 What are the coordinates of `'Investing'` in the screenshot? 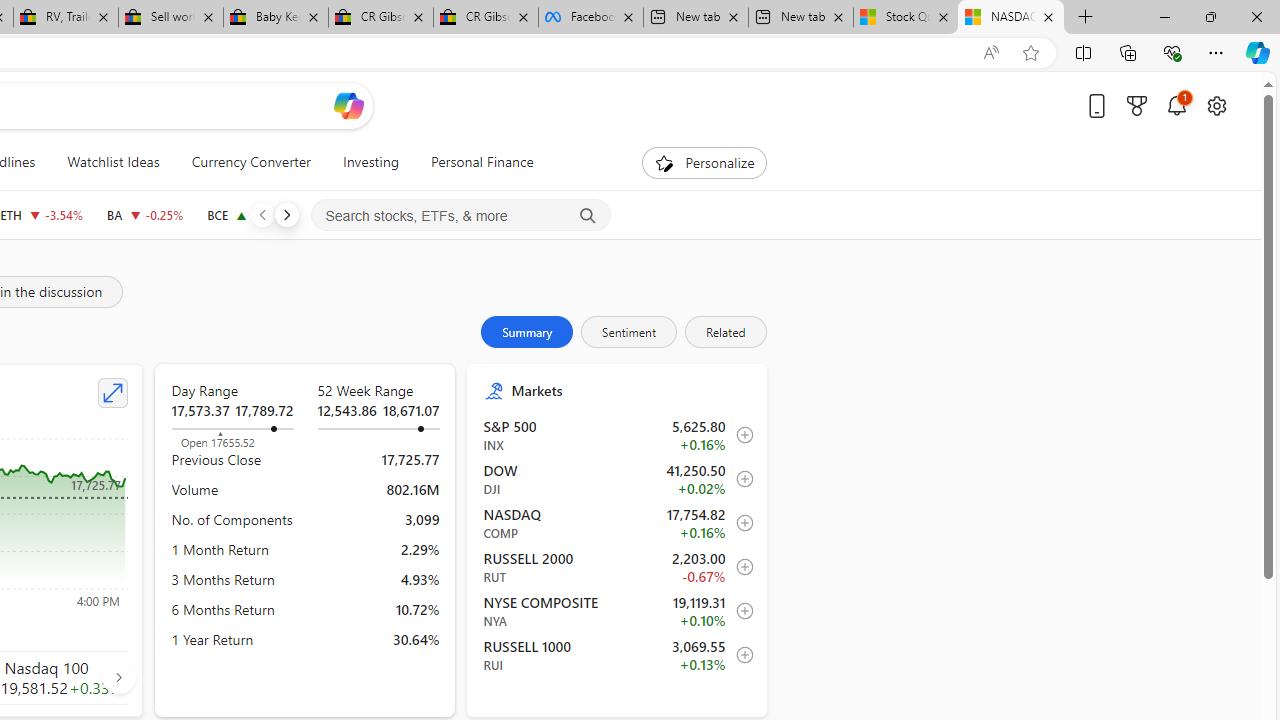 It's located at (370, 162).